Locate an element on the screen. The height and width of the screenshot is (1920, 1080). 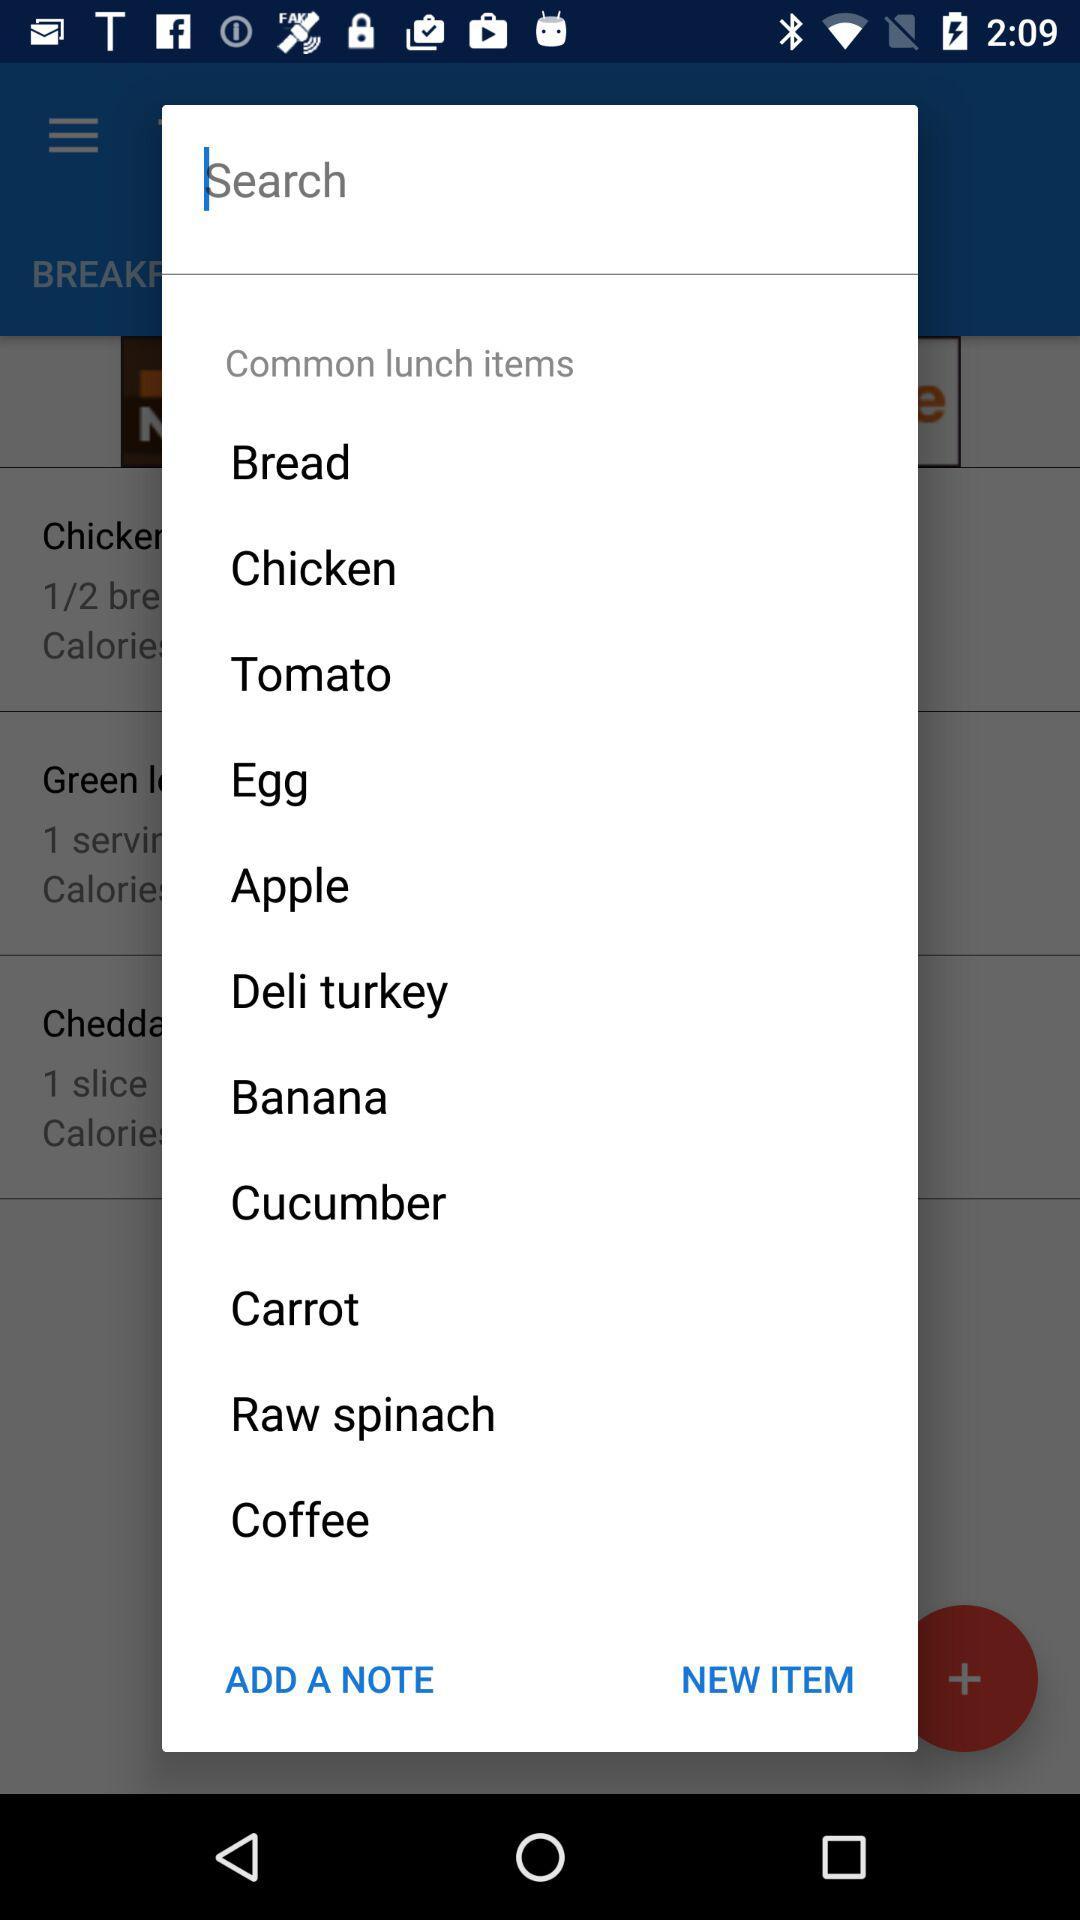
the icon below coffee item is located at coordinates (766, 1678).